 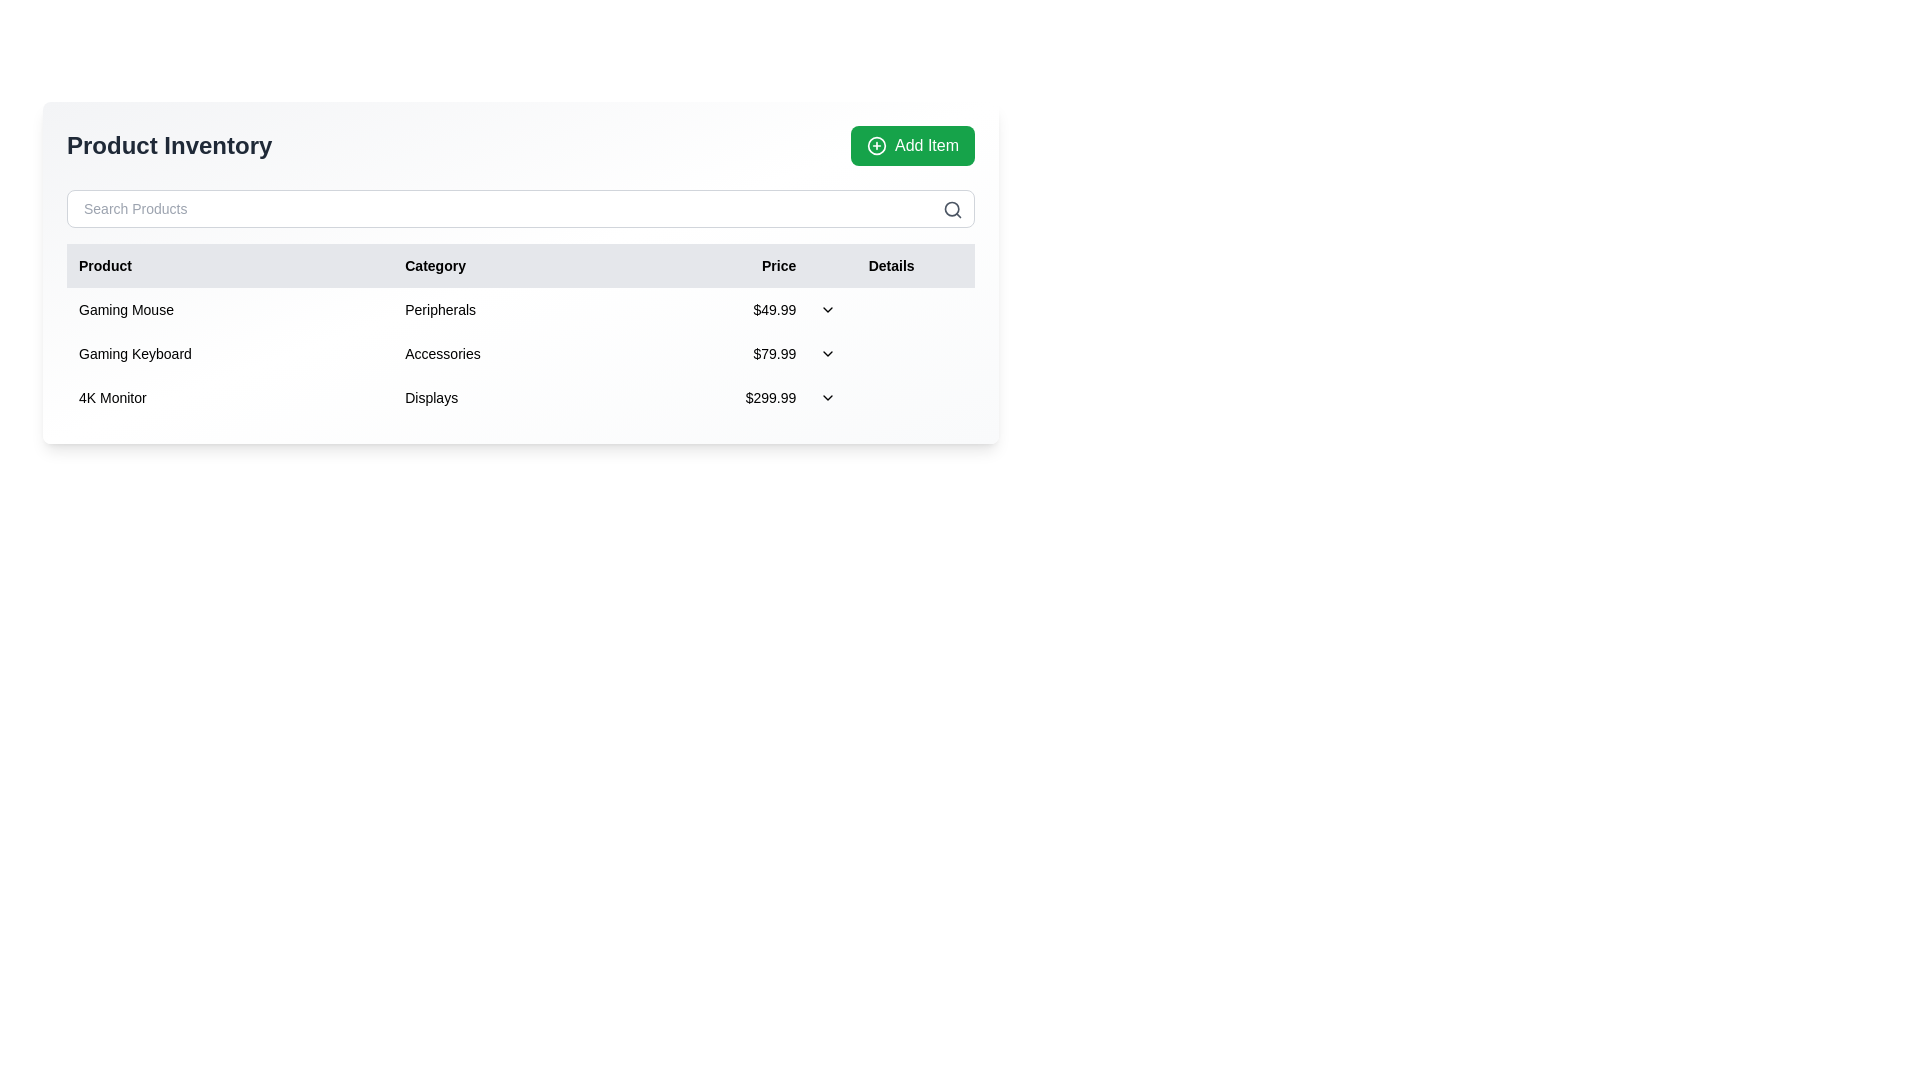 What do you see at coordinates (952, 209) in the screenshot?
I see `the search icon located at the far right inside the search input field, which indicates the search feature and may trigger a search action when clicked` at bounding box center [952, 209].